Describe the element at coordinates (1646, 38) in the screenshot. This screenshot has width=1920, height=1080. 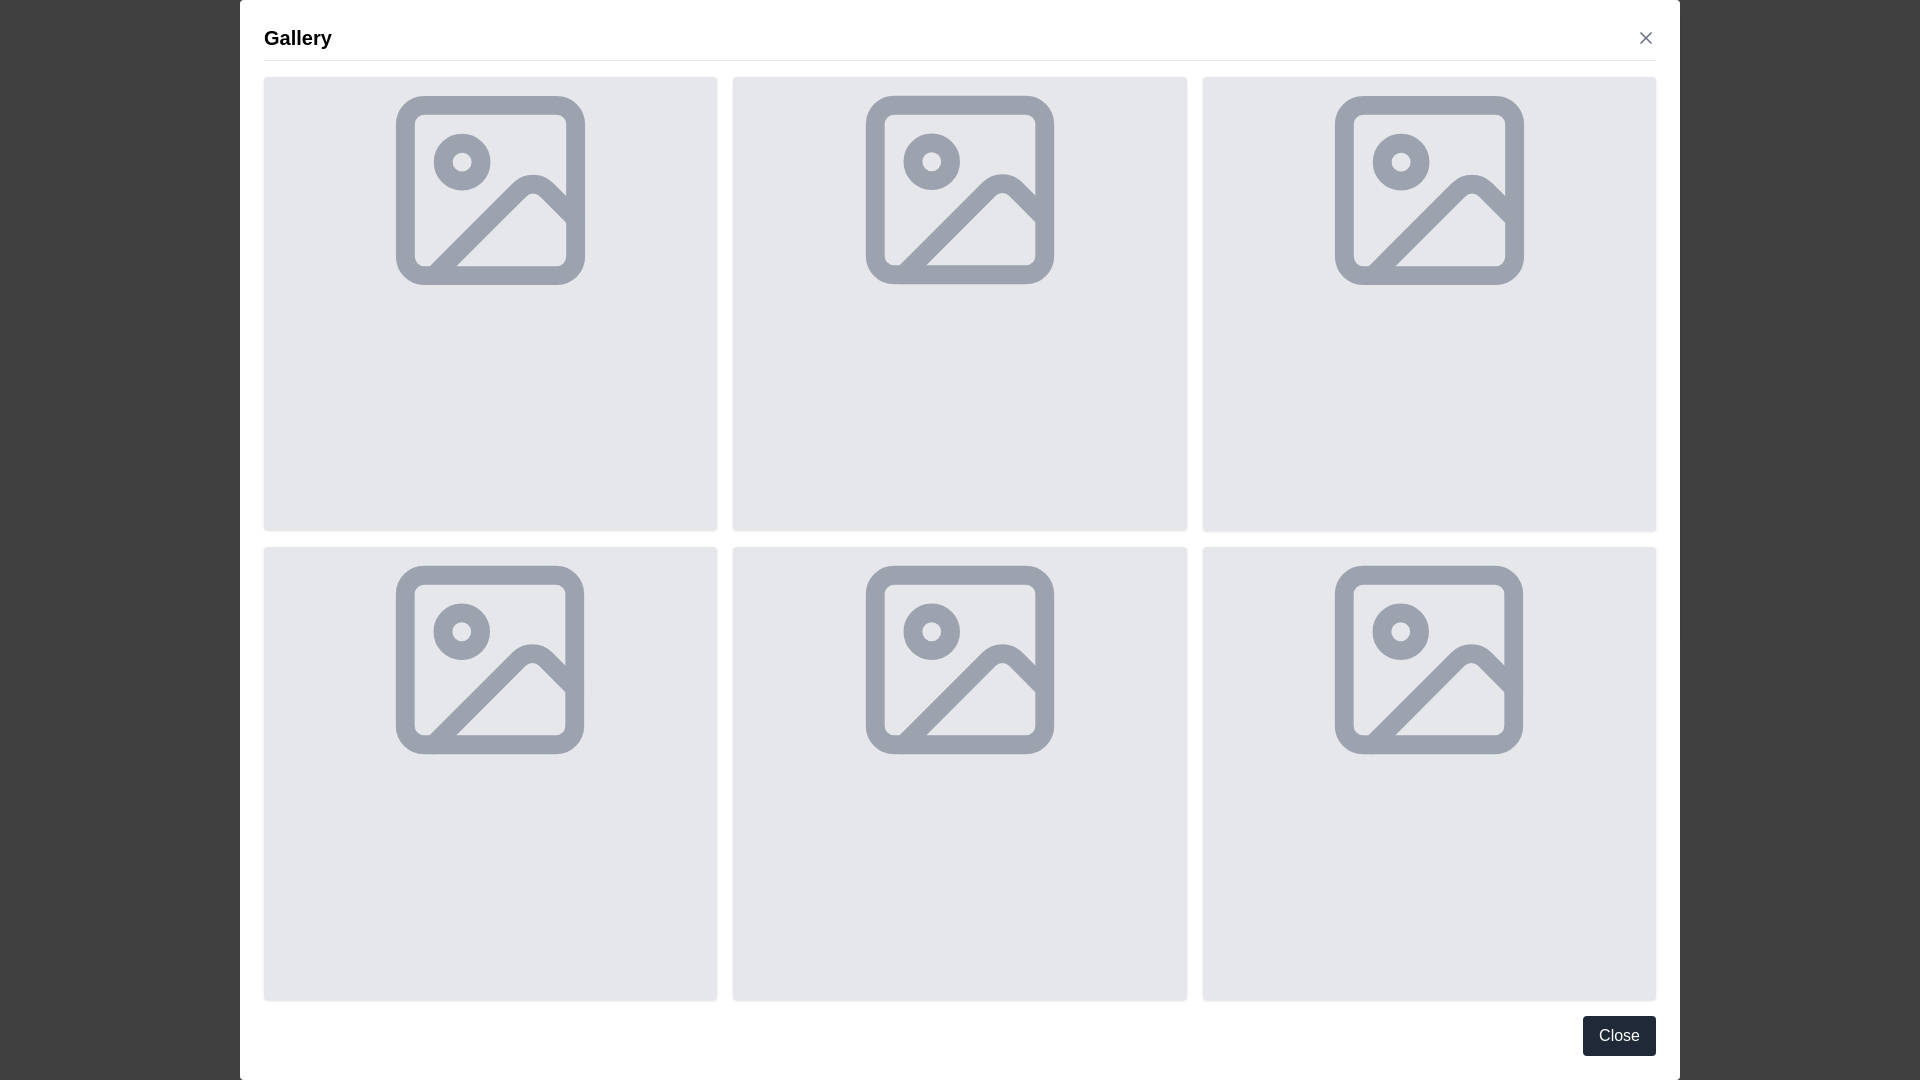
I see `the small close button represented by an 'X' icon in the top-right corner of the modal header to trigger the interactive hover effect that changes its color to red` at that location.